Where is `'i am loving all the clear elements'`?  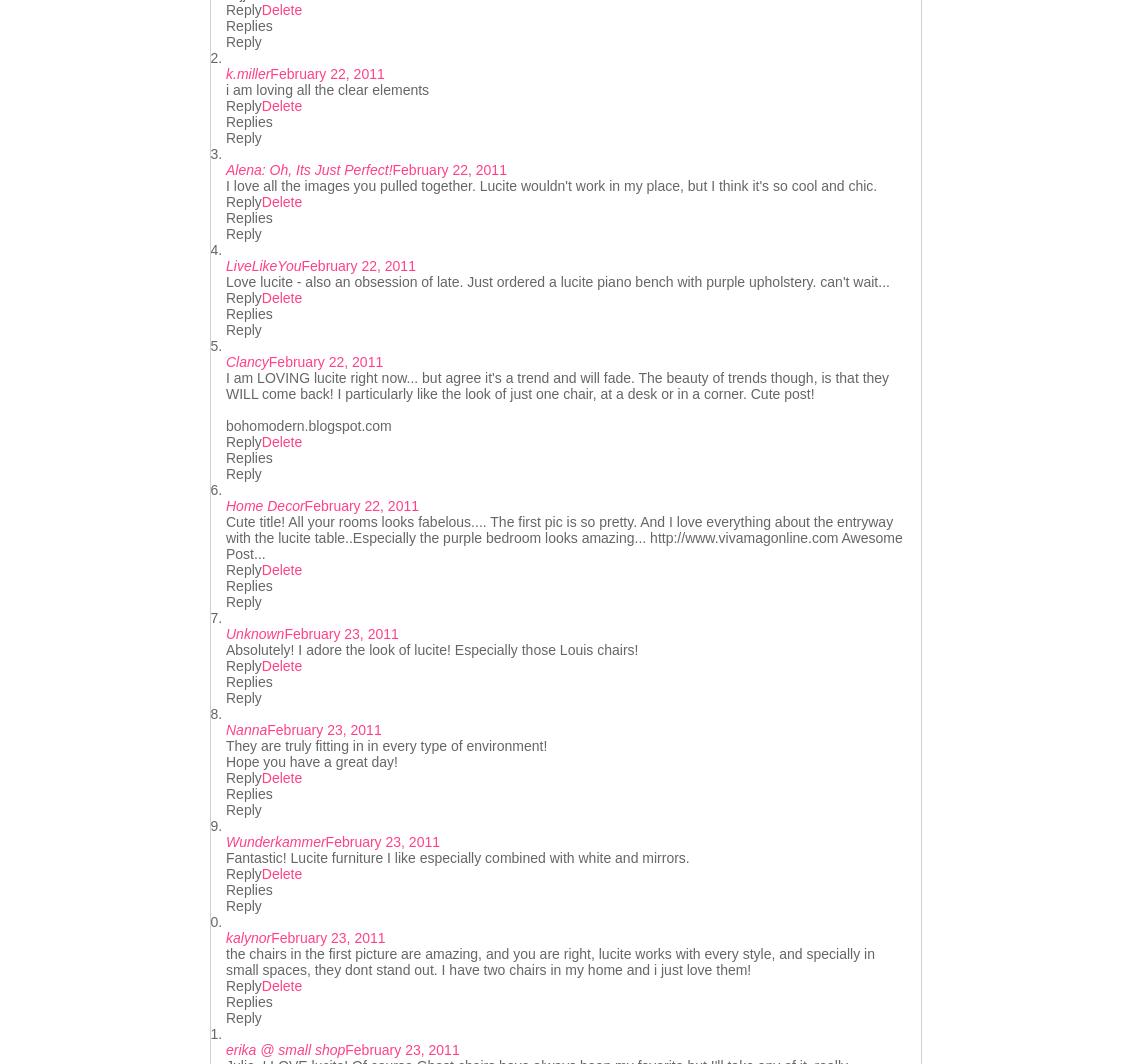
'i am loving all the clear elements' is located at coordinates (326, 90).